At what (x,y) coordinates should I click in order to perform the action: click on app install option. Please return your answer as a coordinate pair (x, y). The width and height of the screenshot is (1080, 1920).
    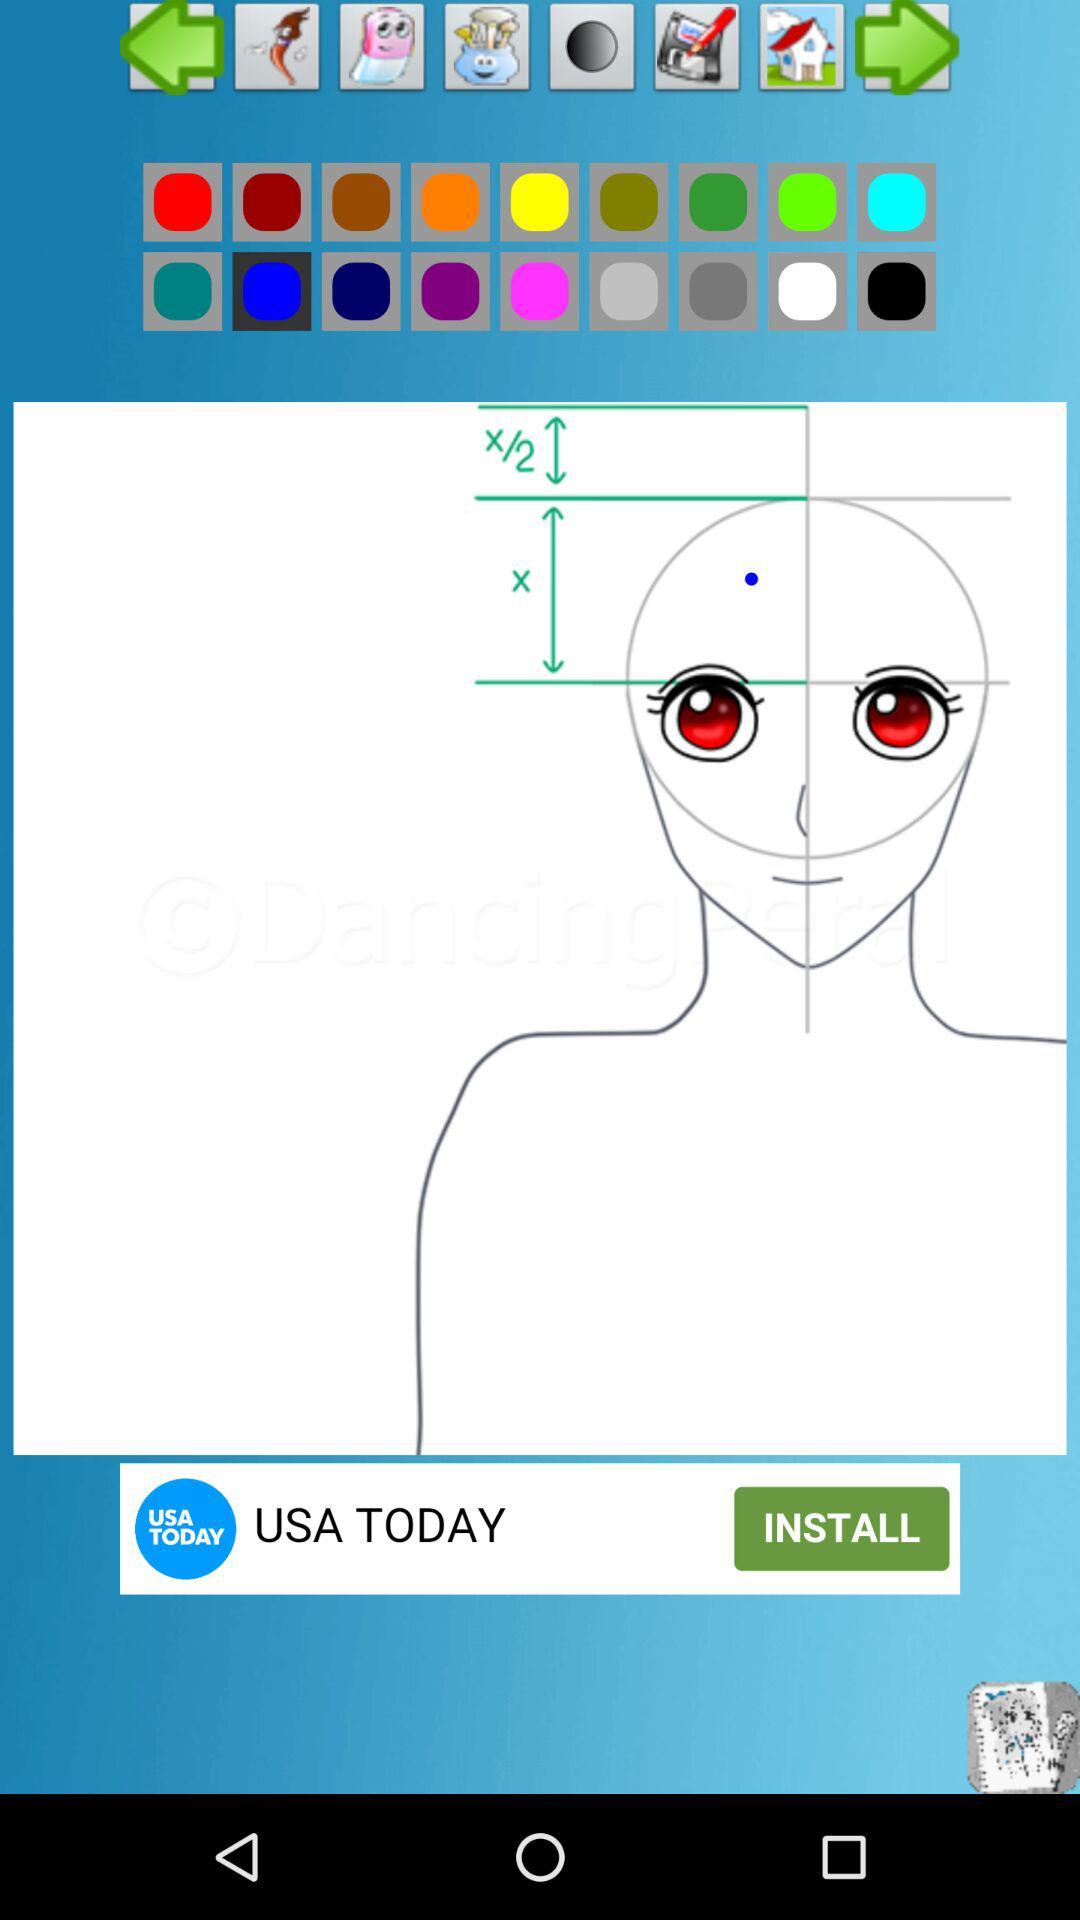
    Looking at the image, I should click on (540, 1527).